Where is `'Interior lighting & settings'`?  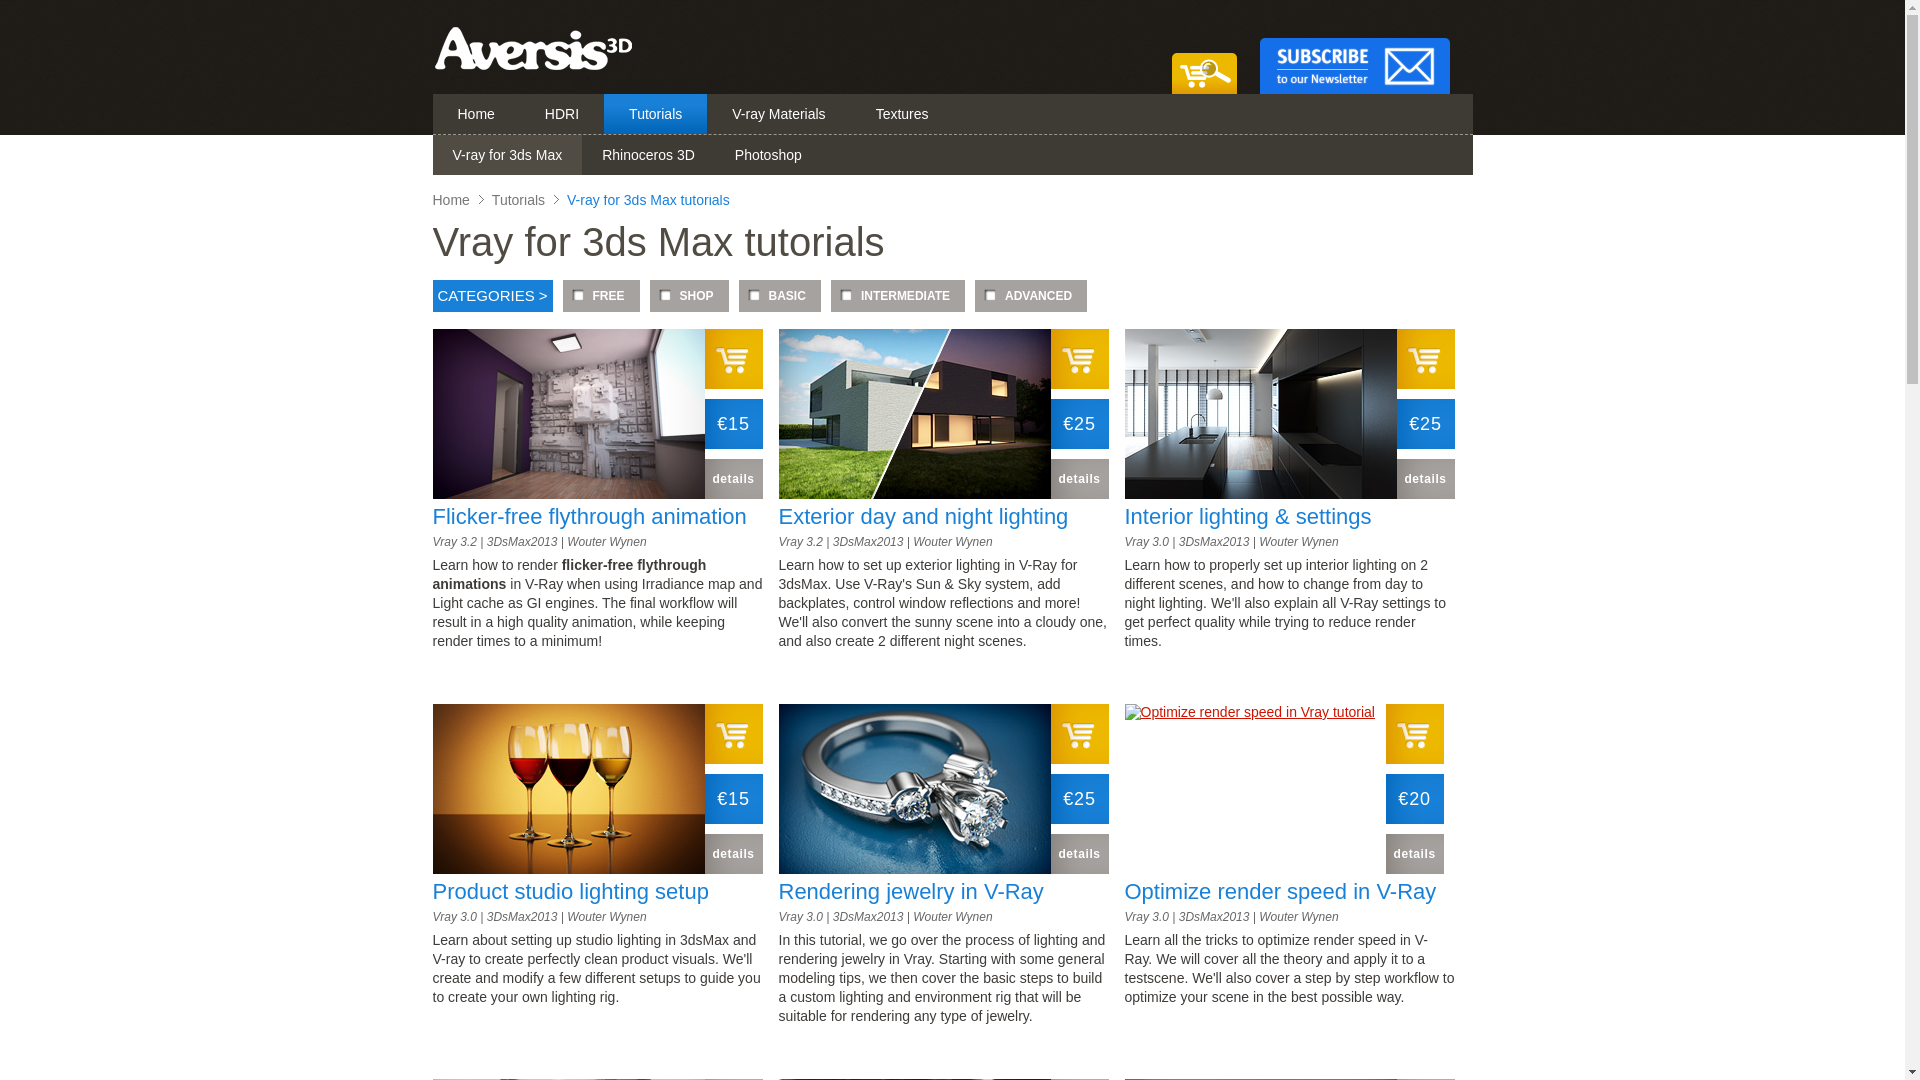 'Interior lighting & settings' is located at coordinates (1246, 515).